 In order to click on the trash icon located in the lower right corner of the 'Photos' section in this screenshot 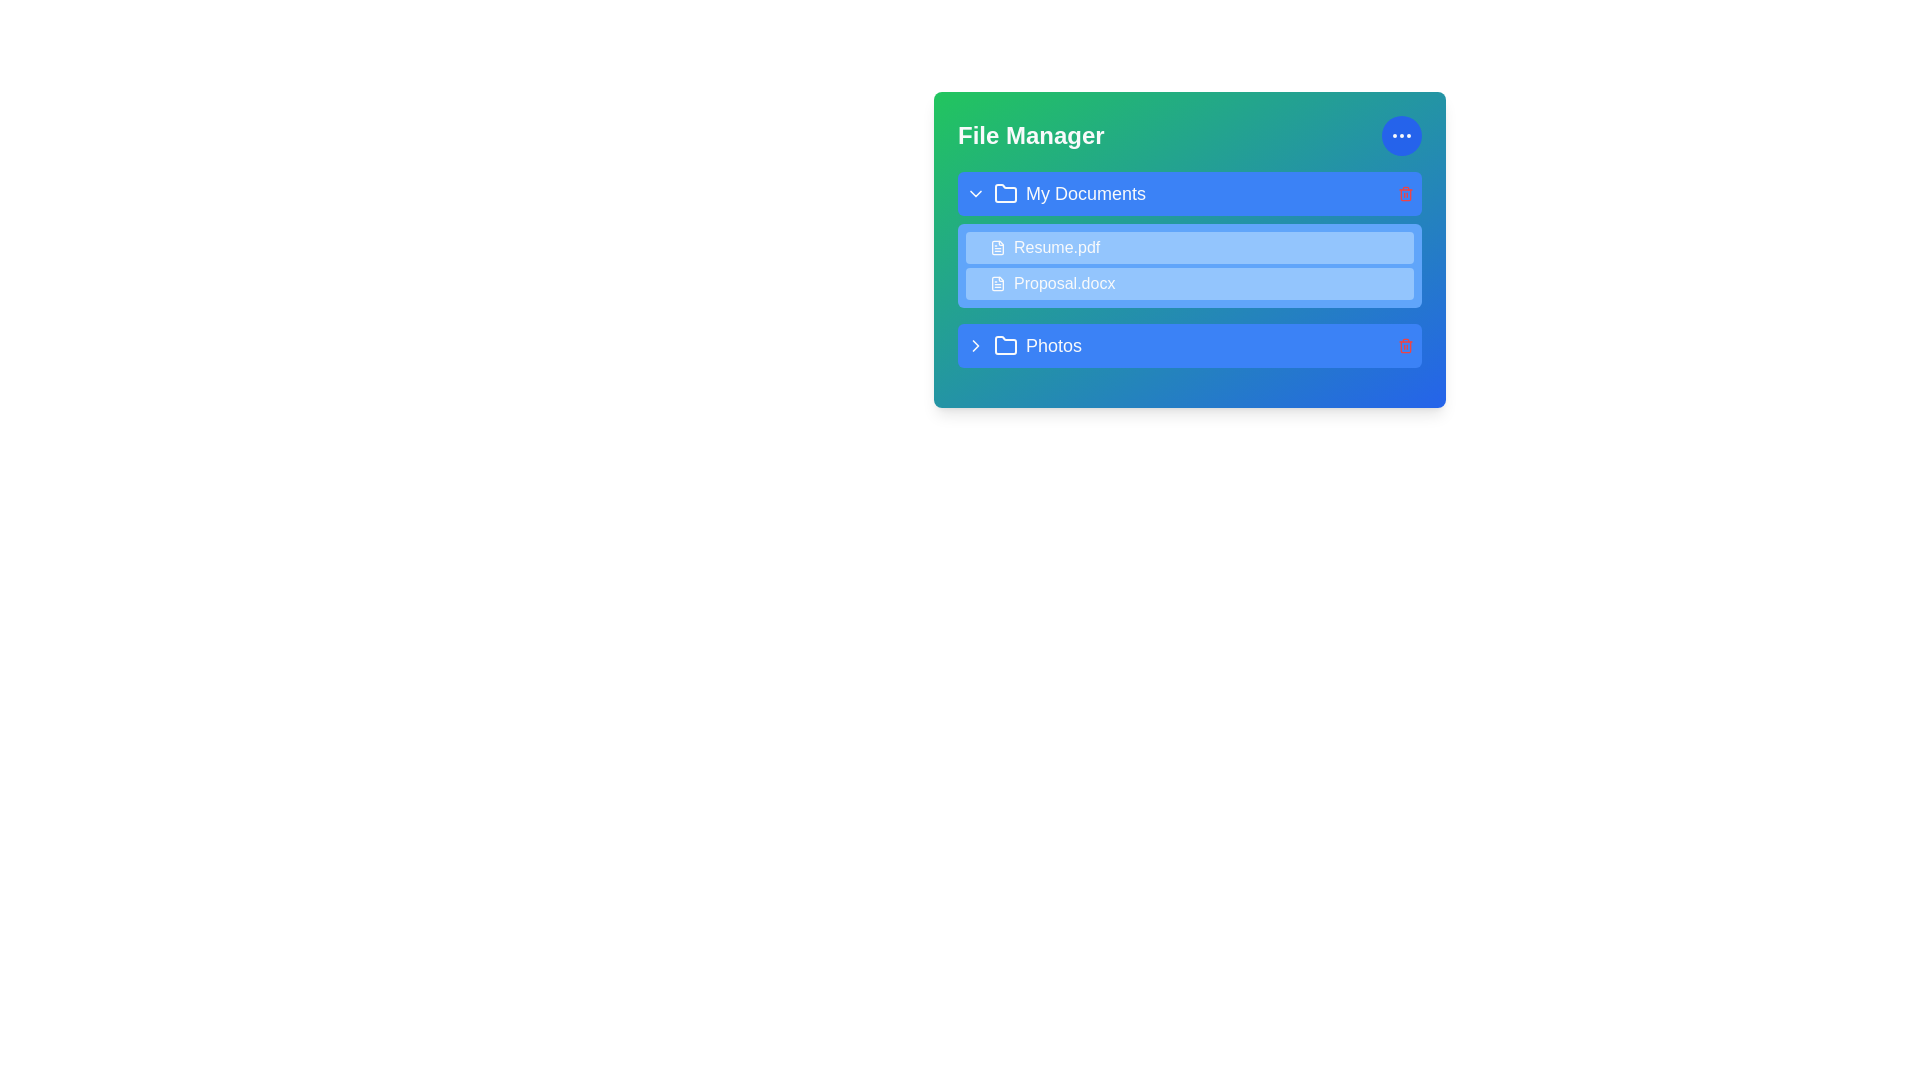, I will do `click(1405, 346)`.